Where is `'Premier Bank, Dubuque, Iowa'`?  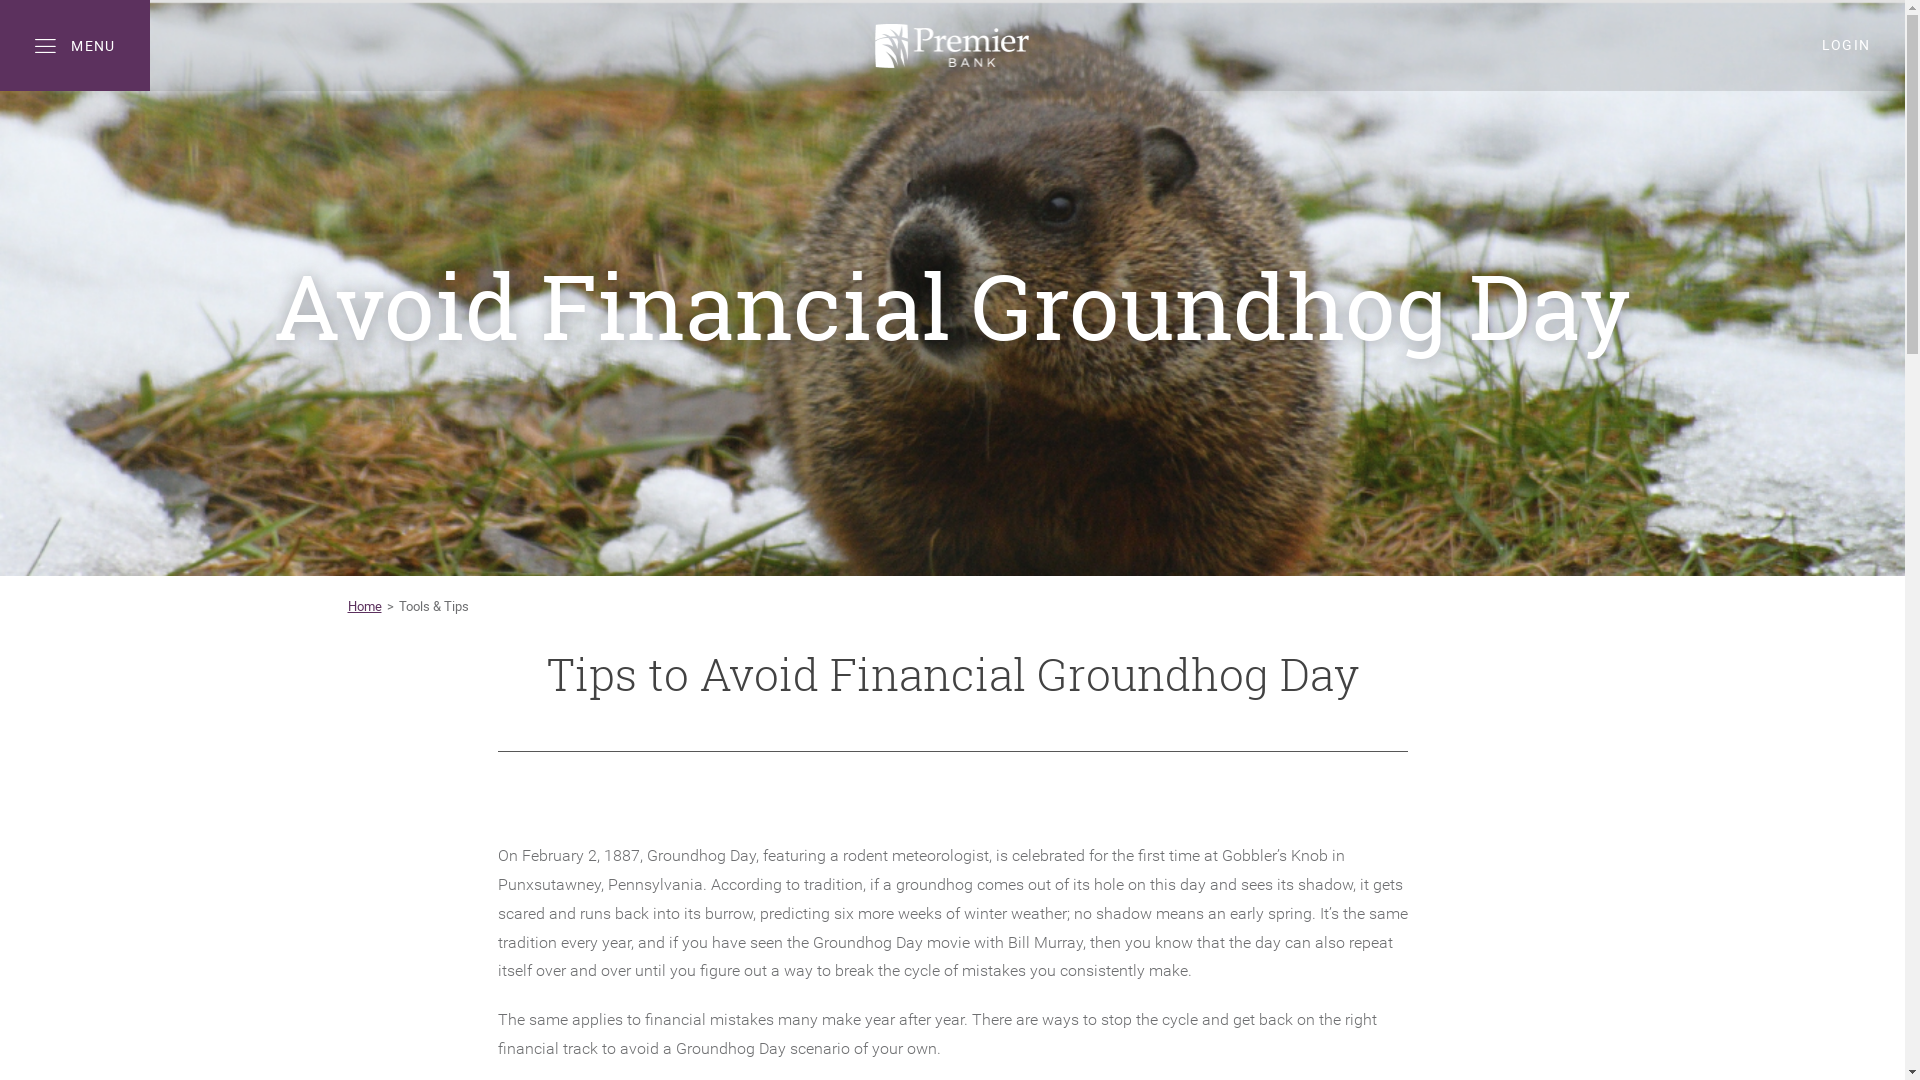
'Premier Bank, Dubuque, Iowa' is located at coordinates (950, 45).